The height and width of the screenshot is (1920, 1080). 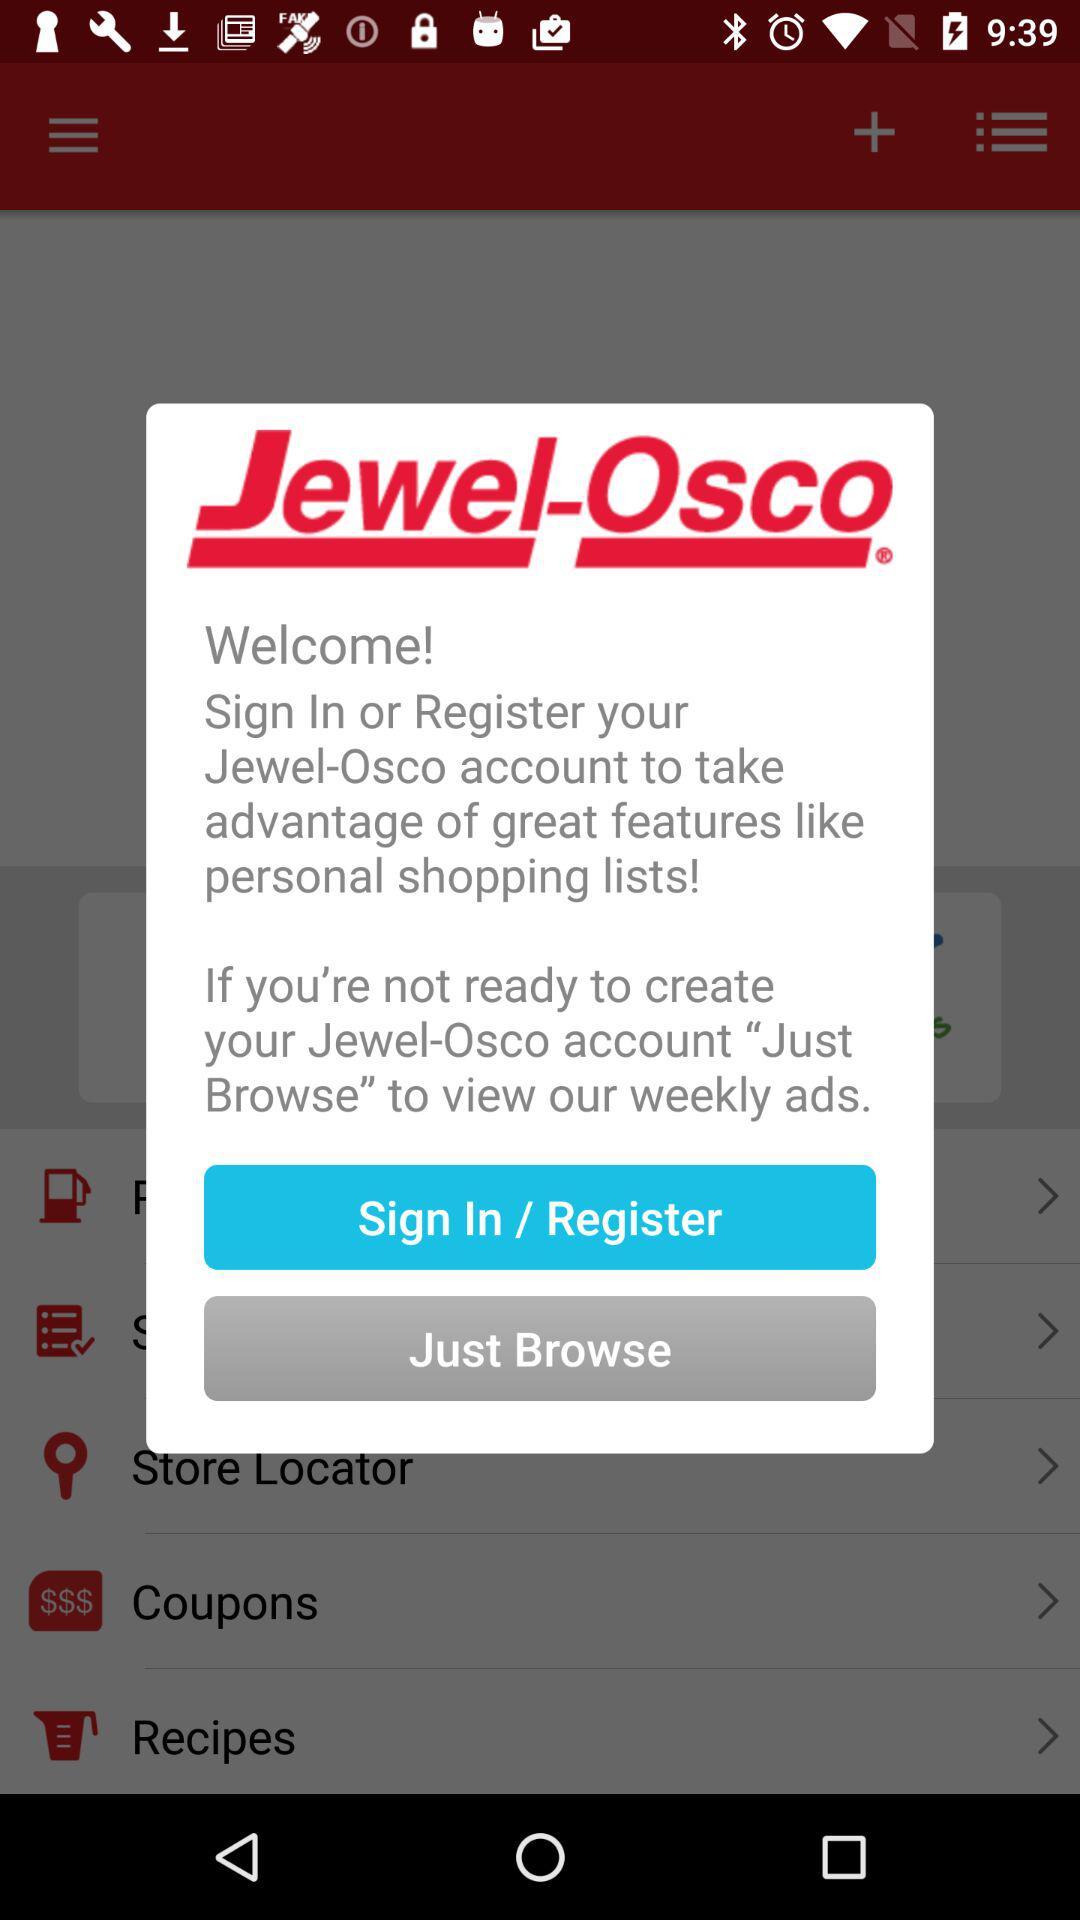 What do you see at coordinates (540, 1316) in the screenshot?
I see `icon below sign in / register item` at bounding box center [540, 1316].